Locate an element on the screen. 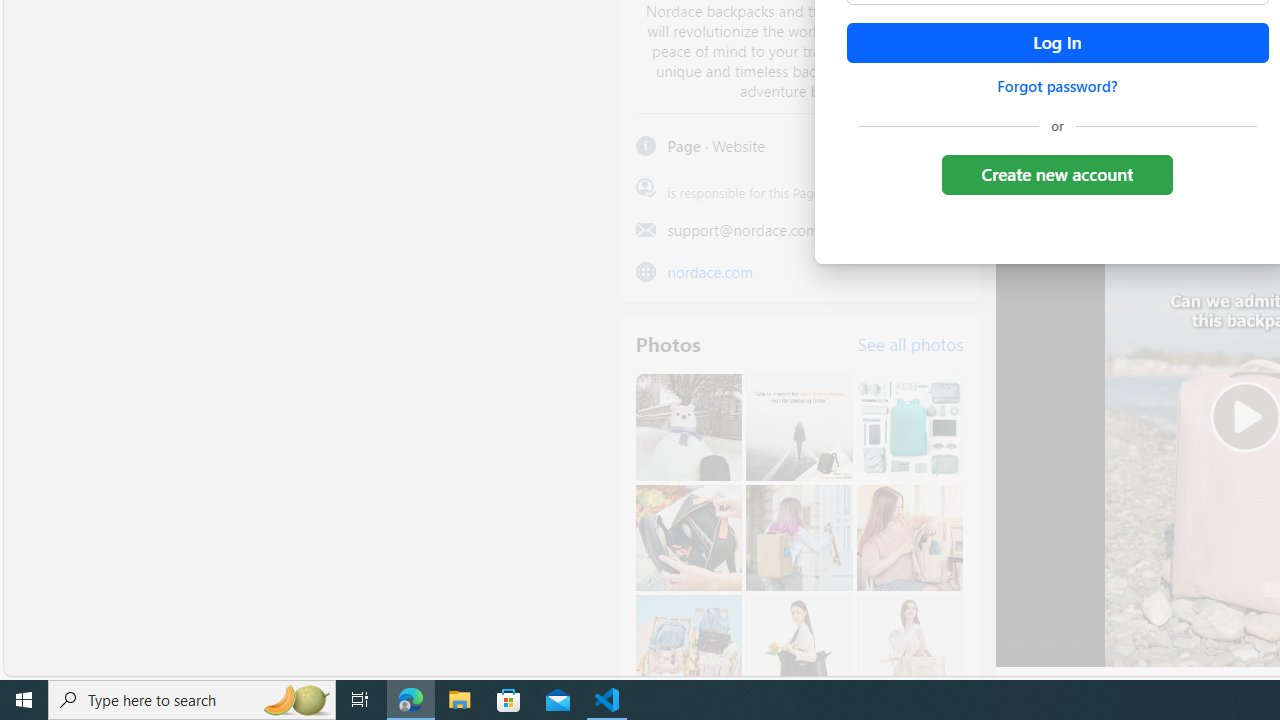 Image resolution: width=1280 pixels, height=720 pixels. 'Forgot password?' is located at coordinates (1056, 85).